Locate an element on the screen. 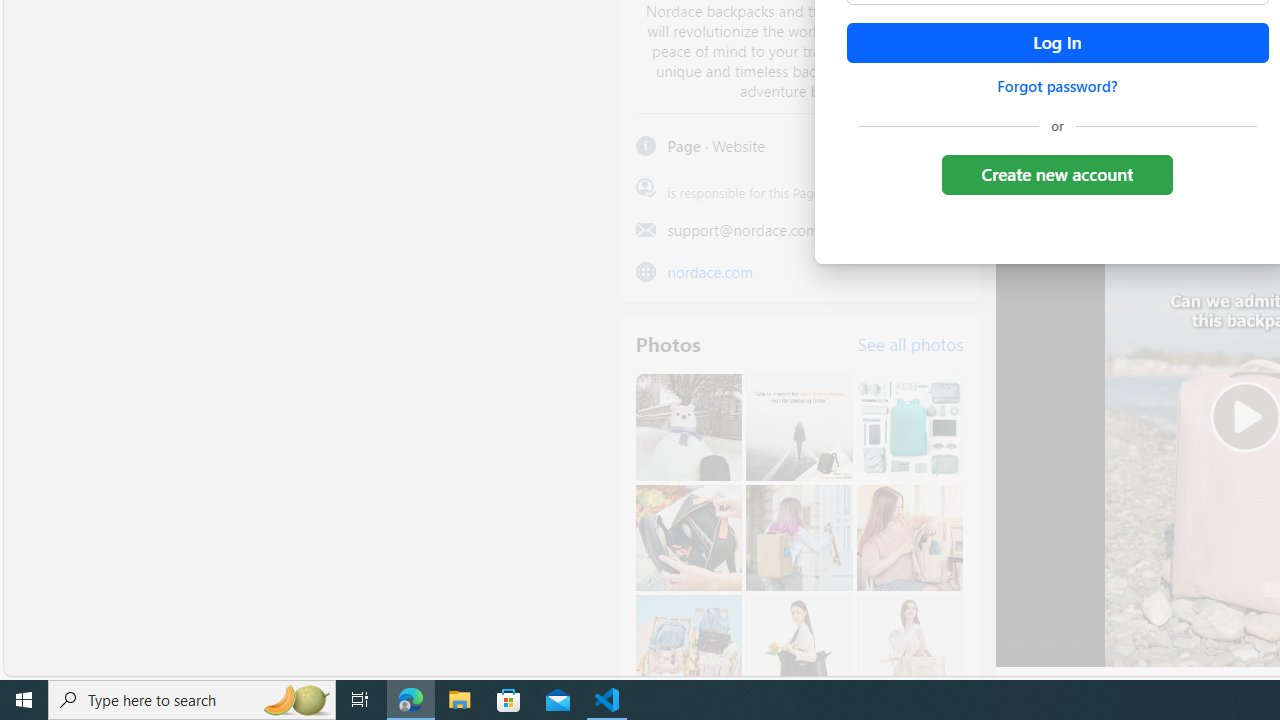 Image resolution: width=1280 pixels, height=720 pixels. 'Forgot password?' is located at coordinates (1056, 85).